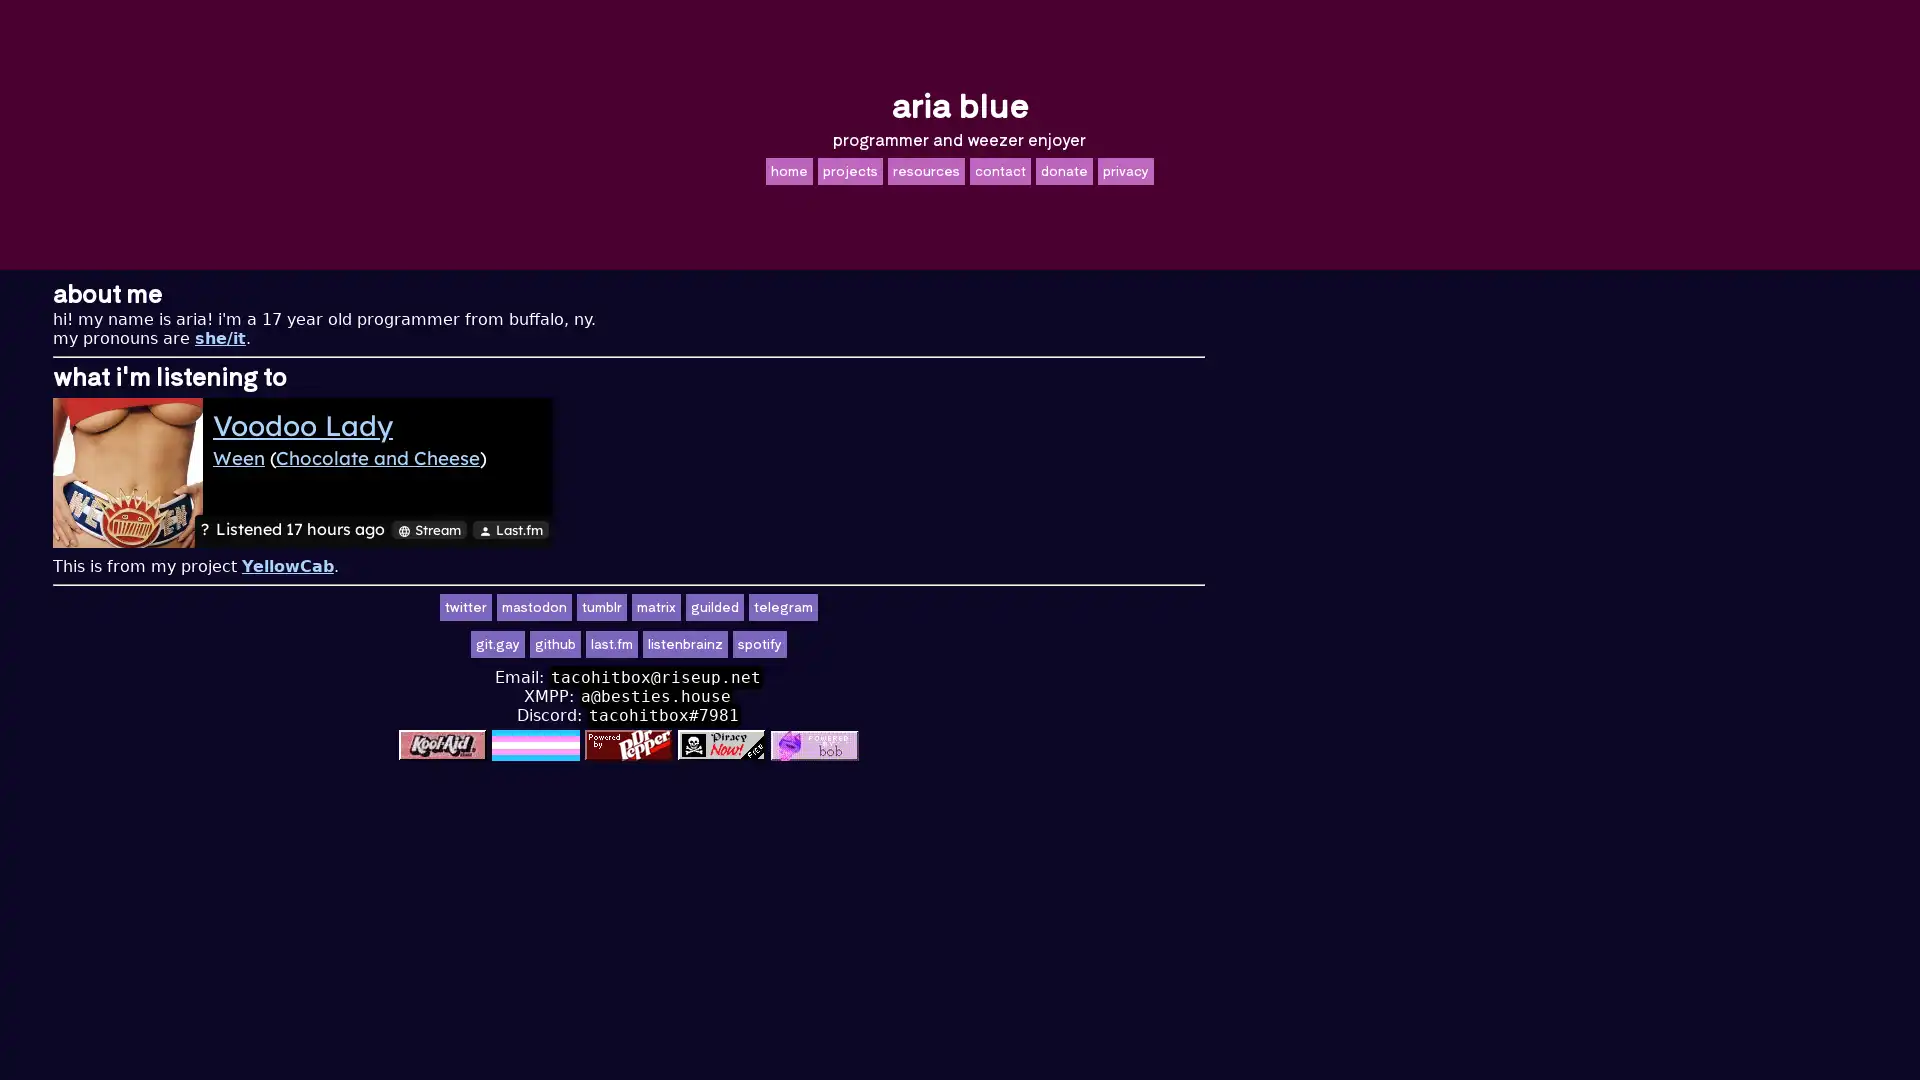 This screenshot has width=1920, height=1080. I want to click on listenbrainz, so click(1016, 644).